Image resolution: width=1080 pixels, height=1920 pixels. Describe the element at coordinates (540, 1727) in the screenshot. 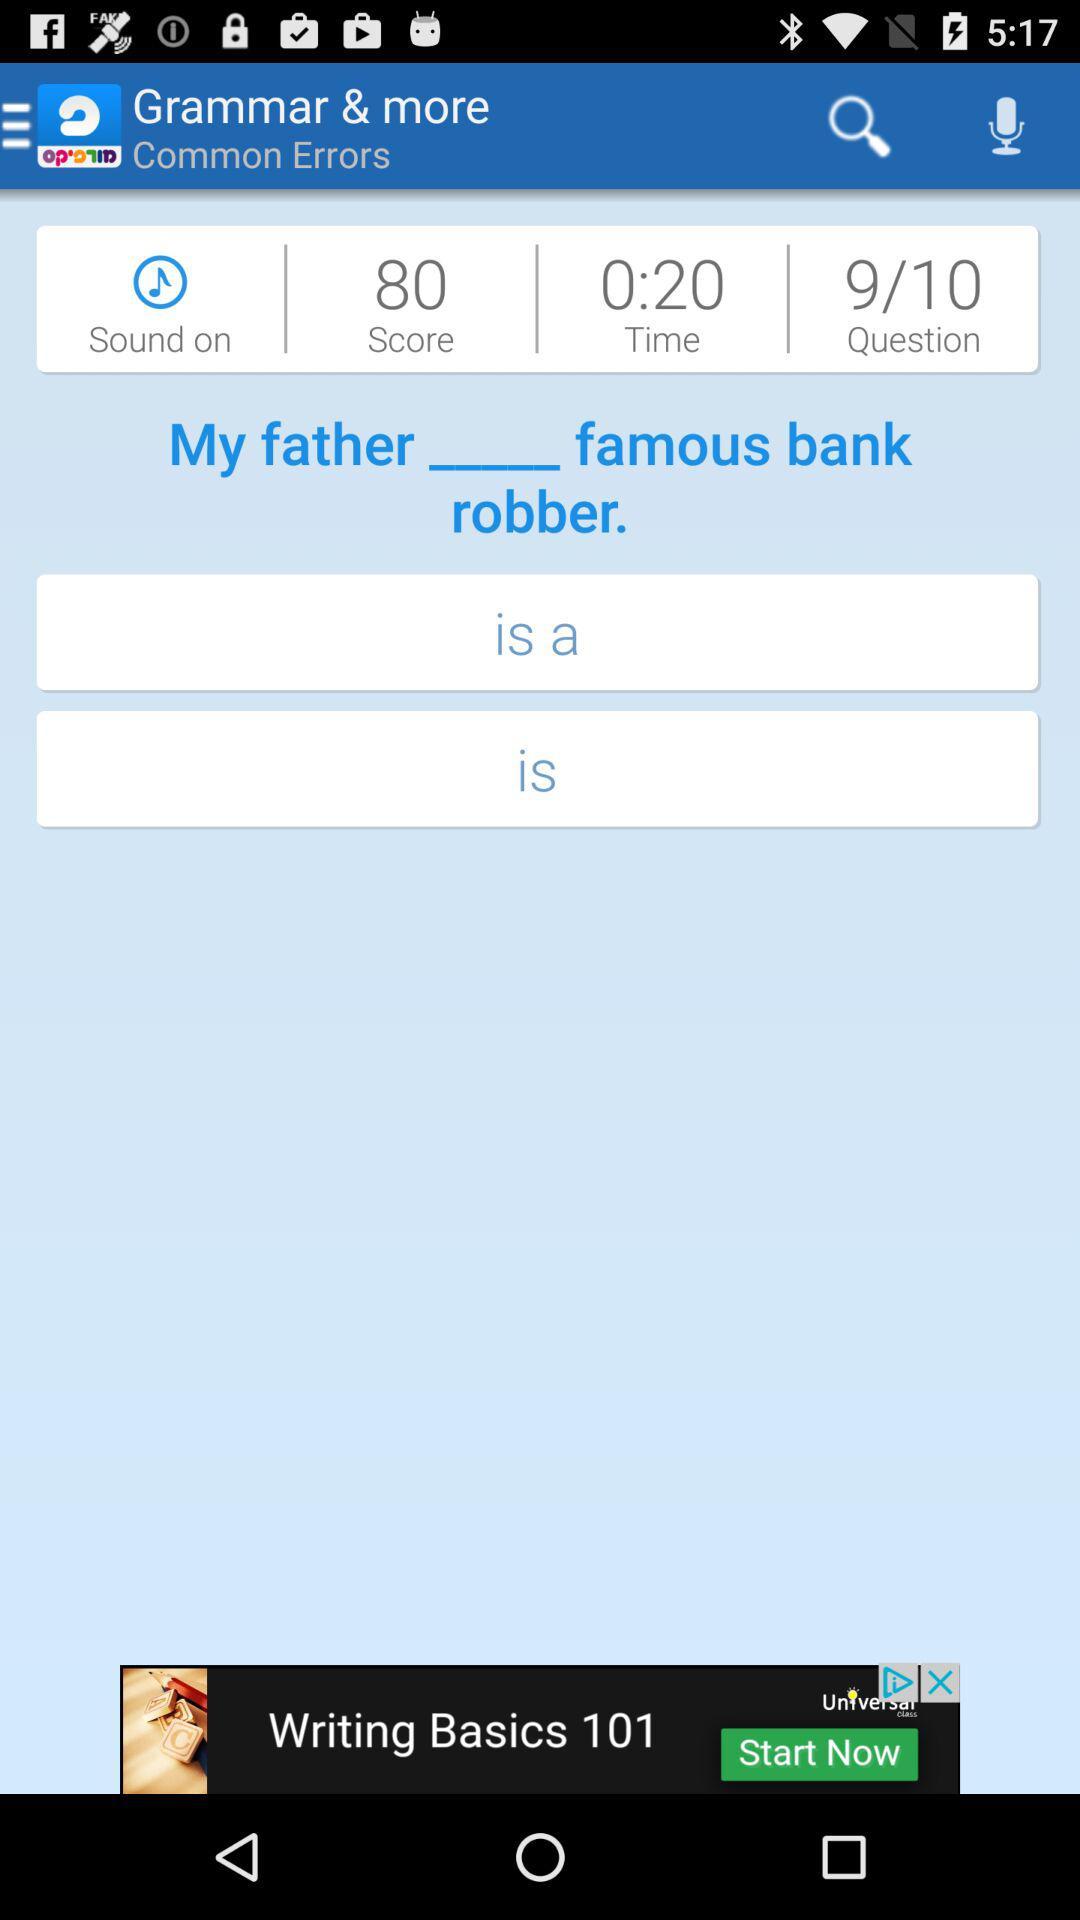

I see `advertisement for writing` at that location.